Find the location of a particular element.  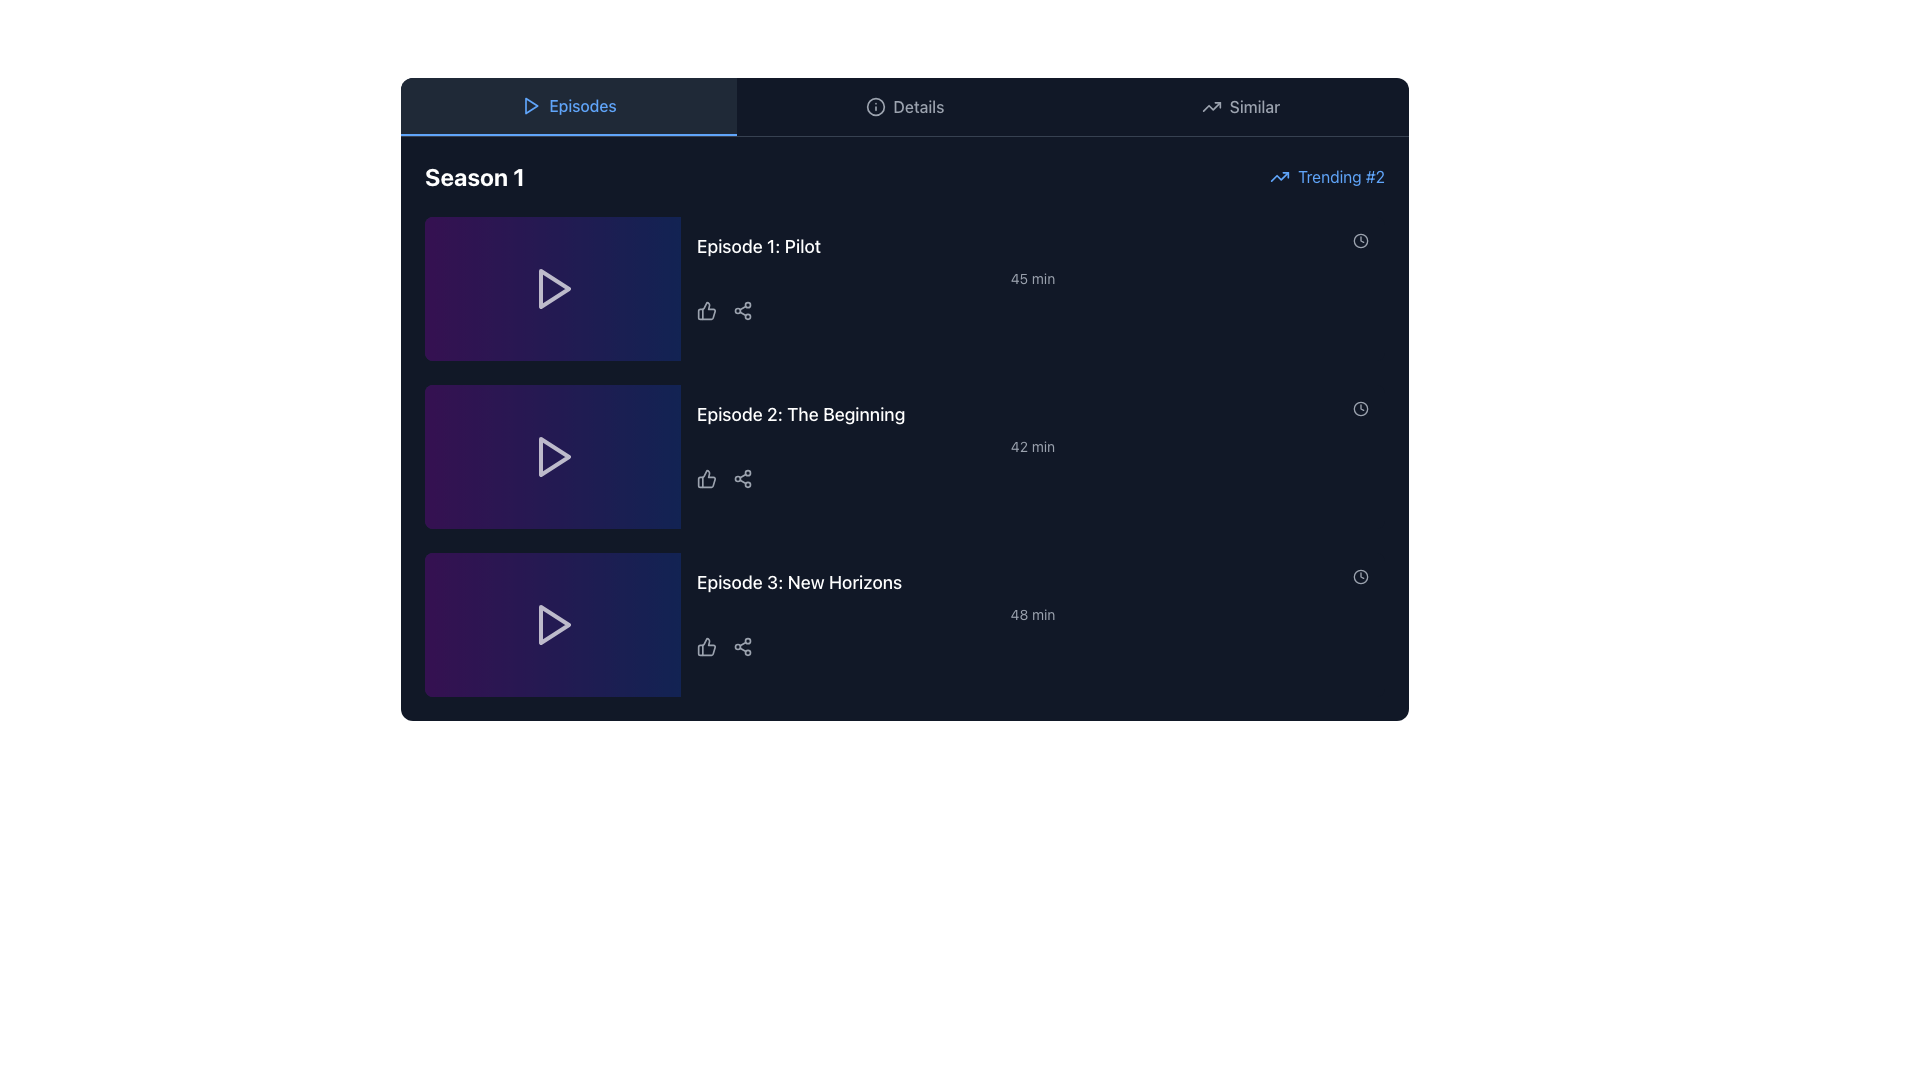

the 'thumbs-up' icon button located is located at coordinates (705, 647).